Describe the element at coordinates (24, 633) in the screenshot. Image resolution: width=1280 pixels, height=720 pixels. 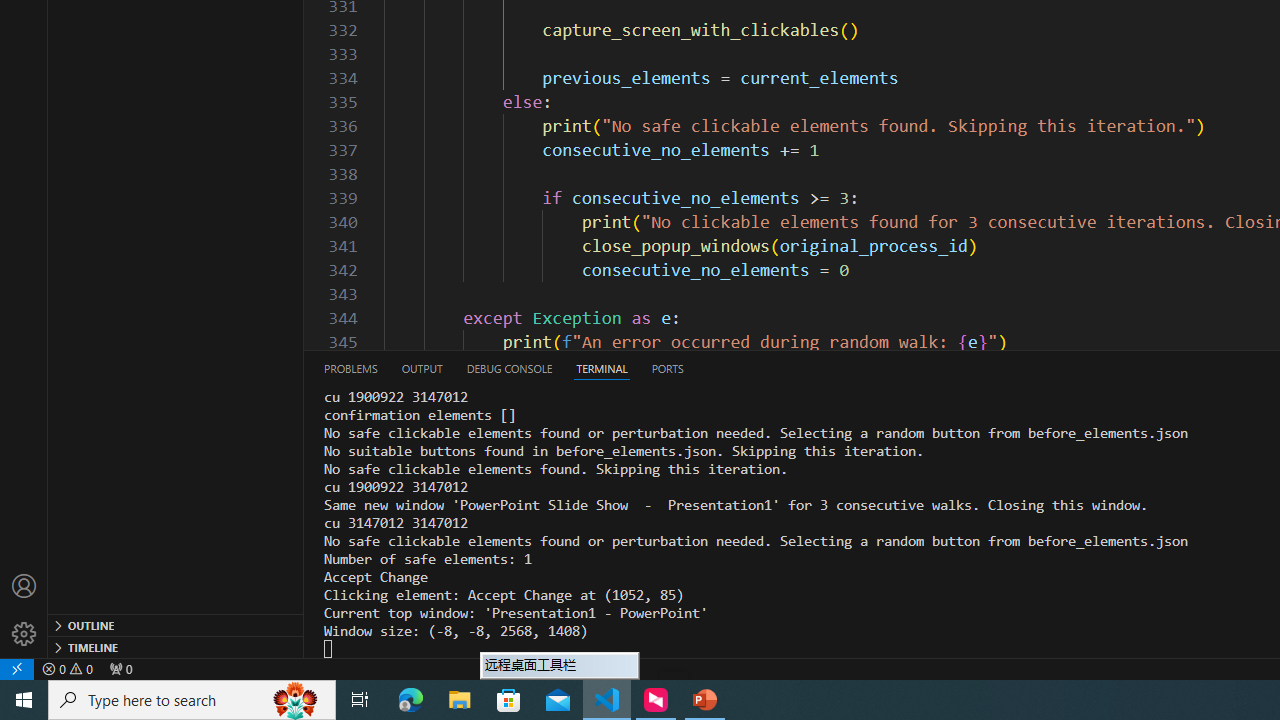
I see `'Manage'` at that location.